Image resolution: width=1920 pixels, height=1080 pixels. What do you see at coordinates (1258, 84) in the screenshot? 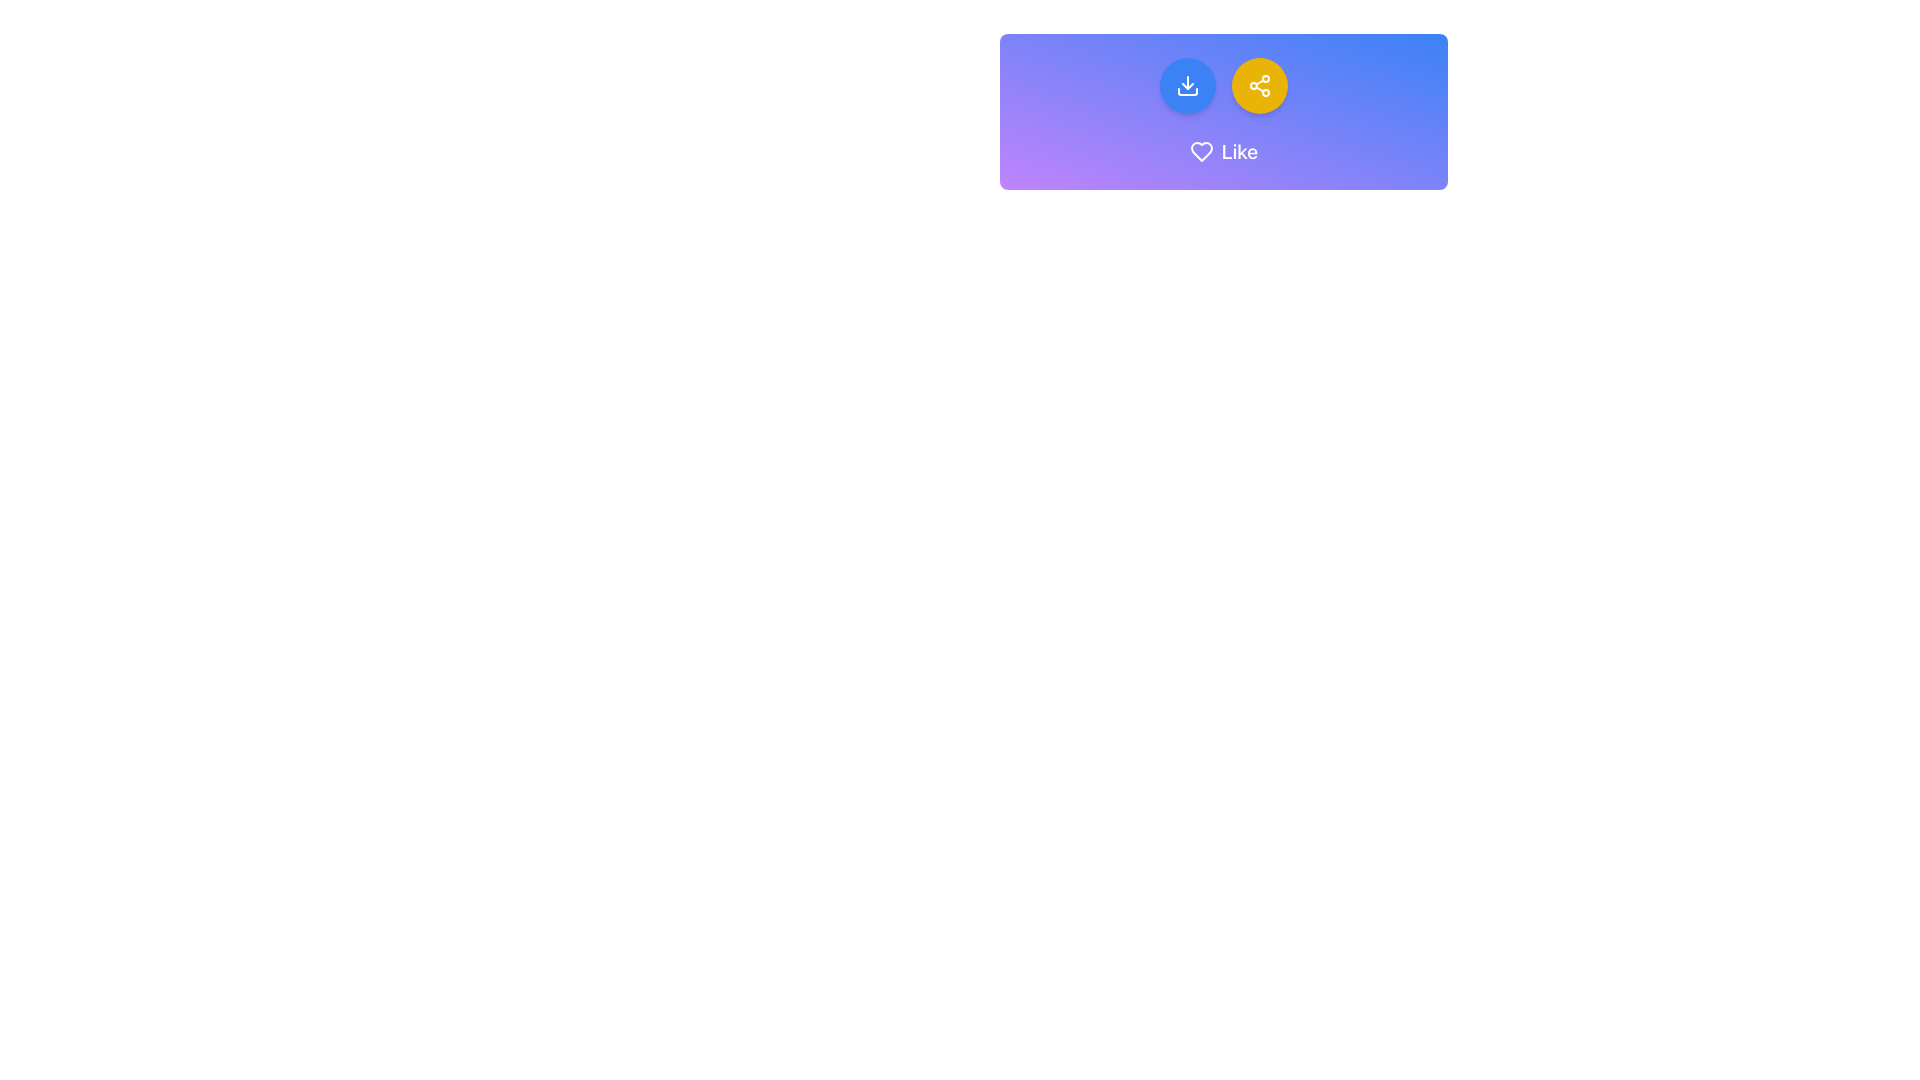
I see `the share button located in a horizontal layout group, positioned to the right of the blue circular download button and above the 'Like' text label` at bounding box center [1258, 84].